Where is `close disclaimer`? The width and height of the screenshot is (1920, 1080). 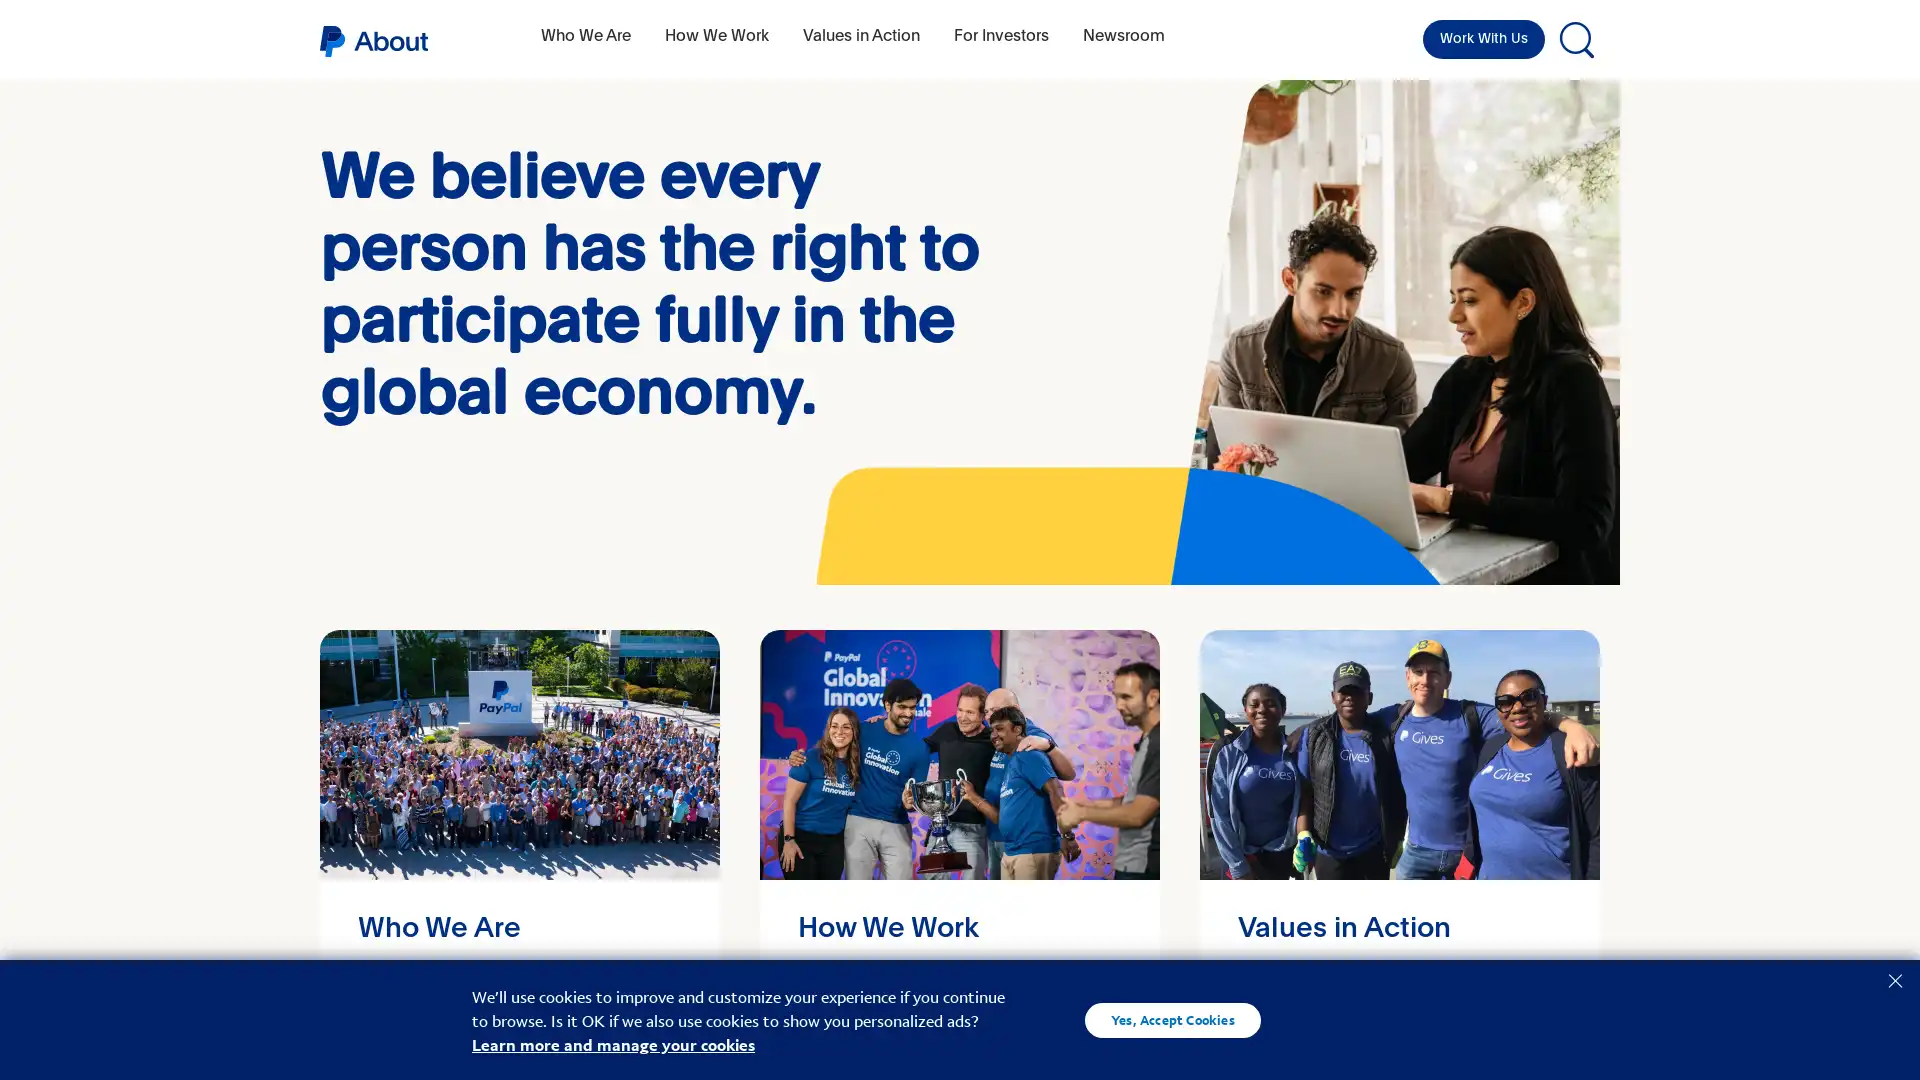 close disclaimer is located at coordinates (1894, 978).